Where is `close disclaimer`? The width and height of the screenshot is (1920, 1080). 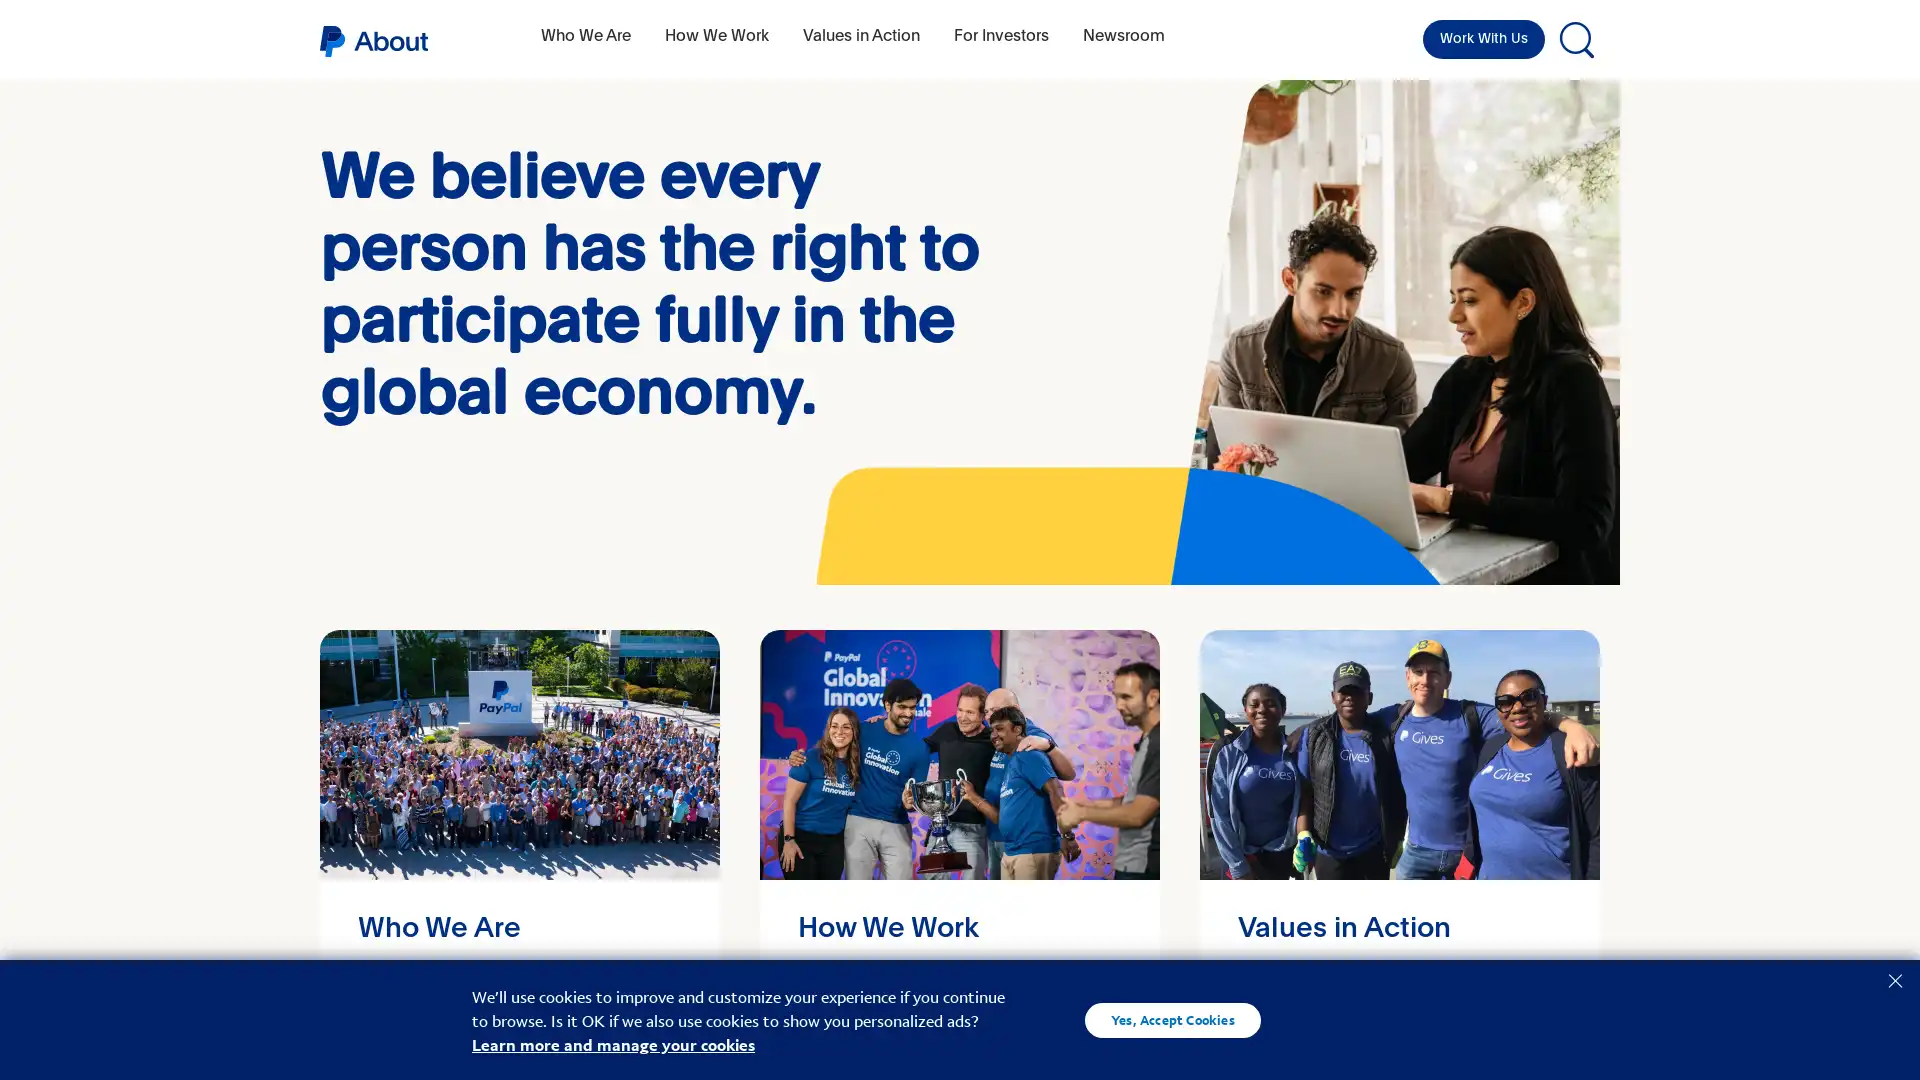 close disclaimer is located at coordinates (1894, 978).